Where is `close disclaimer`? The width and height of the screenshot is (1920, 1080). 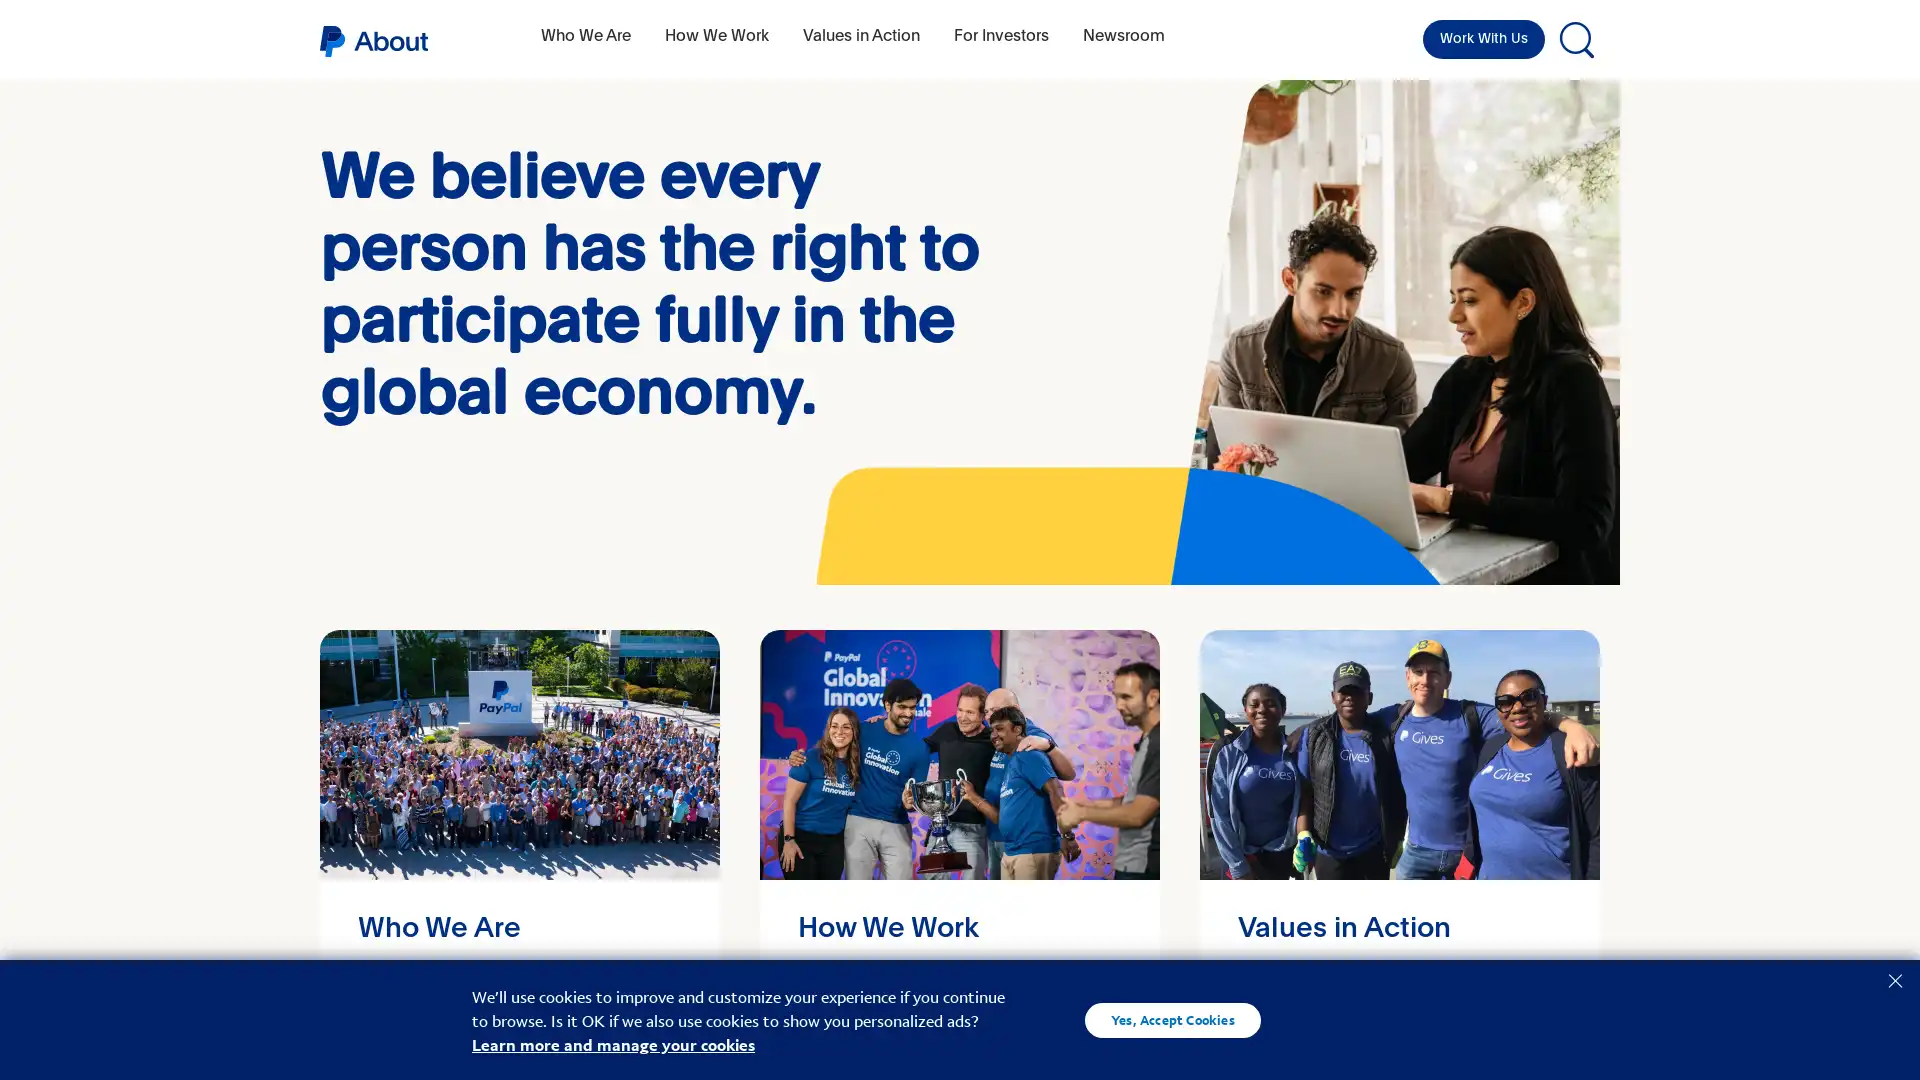 close disclaimer is located at coordinates (1894, 978).